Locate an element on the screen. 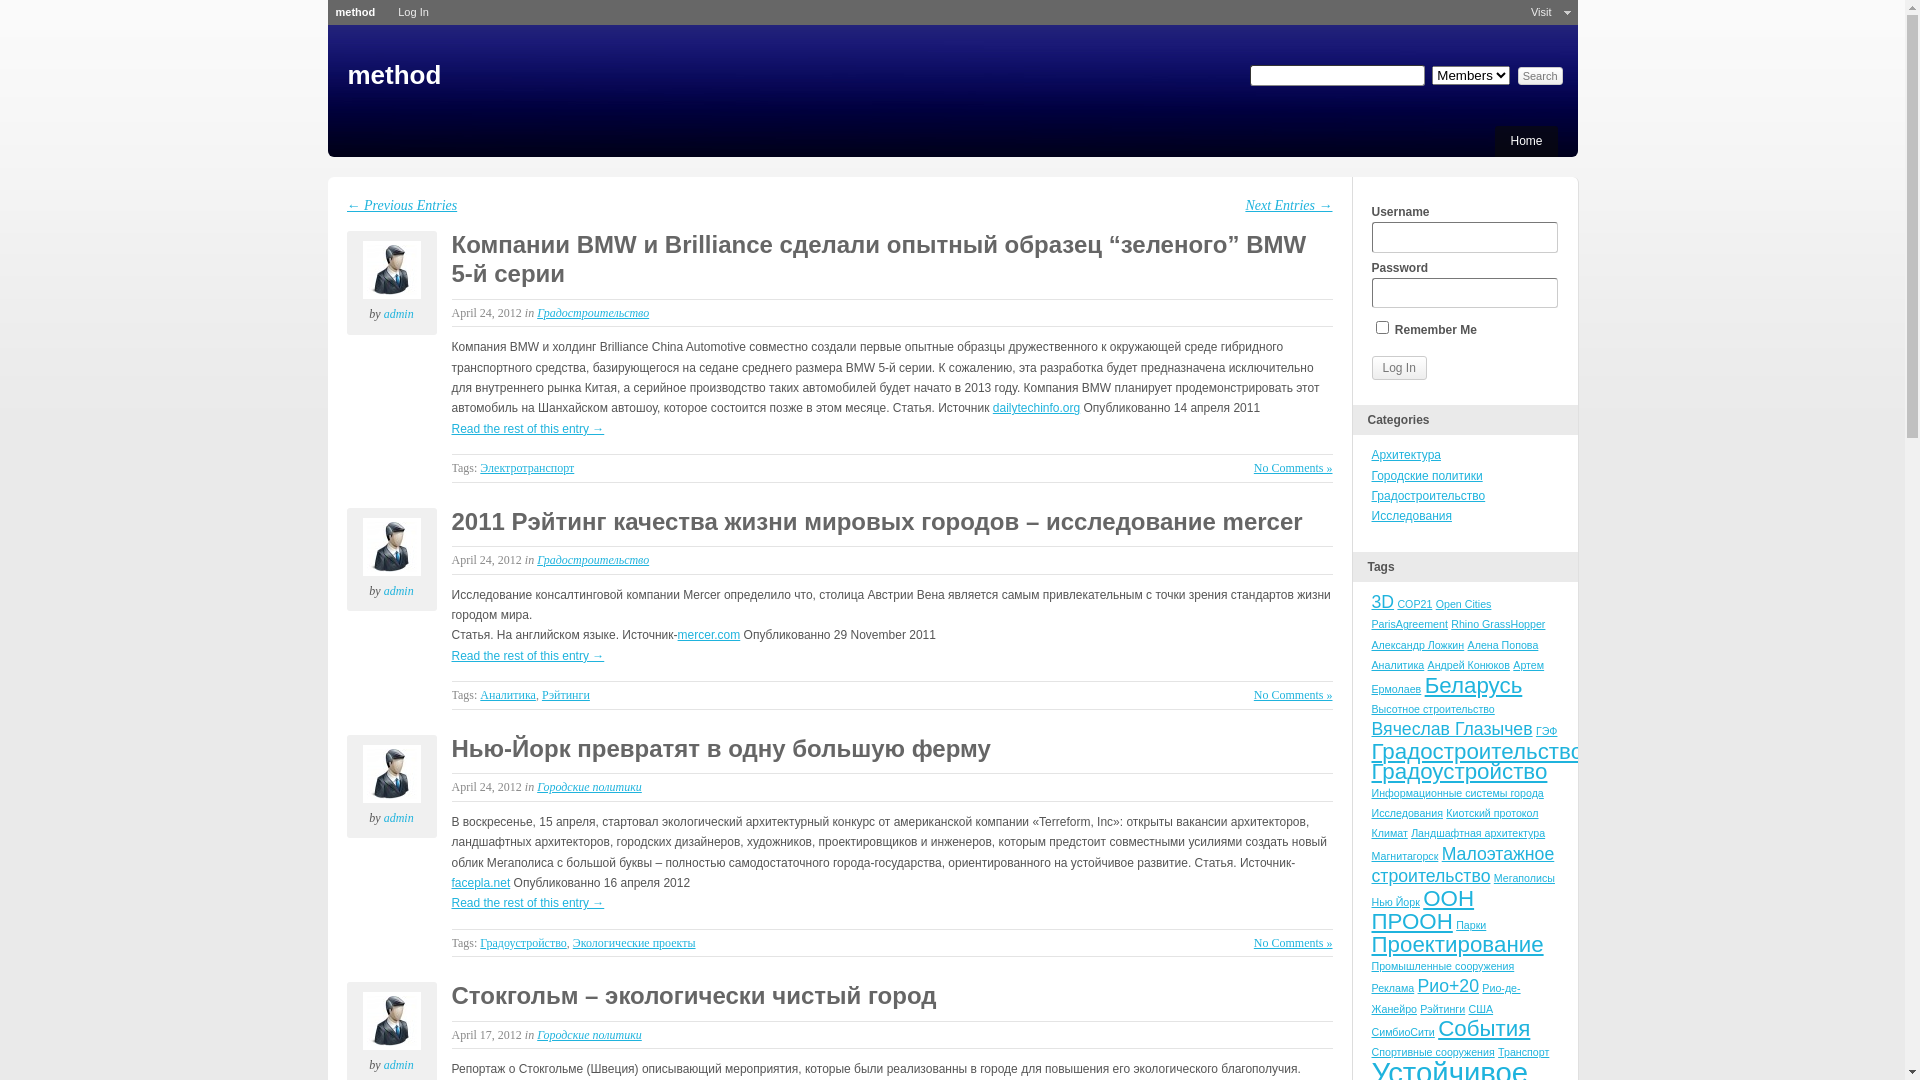  'Visit' is located at coordinates (1540, 12).